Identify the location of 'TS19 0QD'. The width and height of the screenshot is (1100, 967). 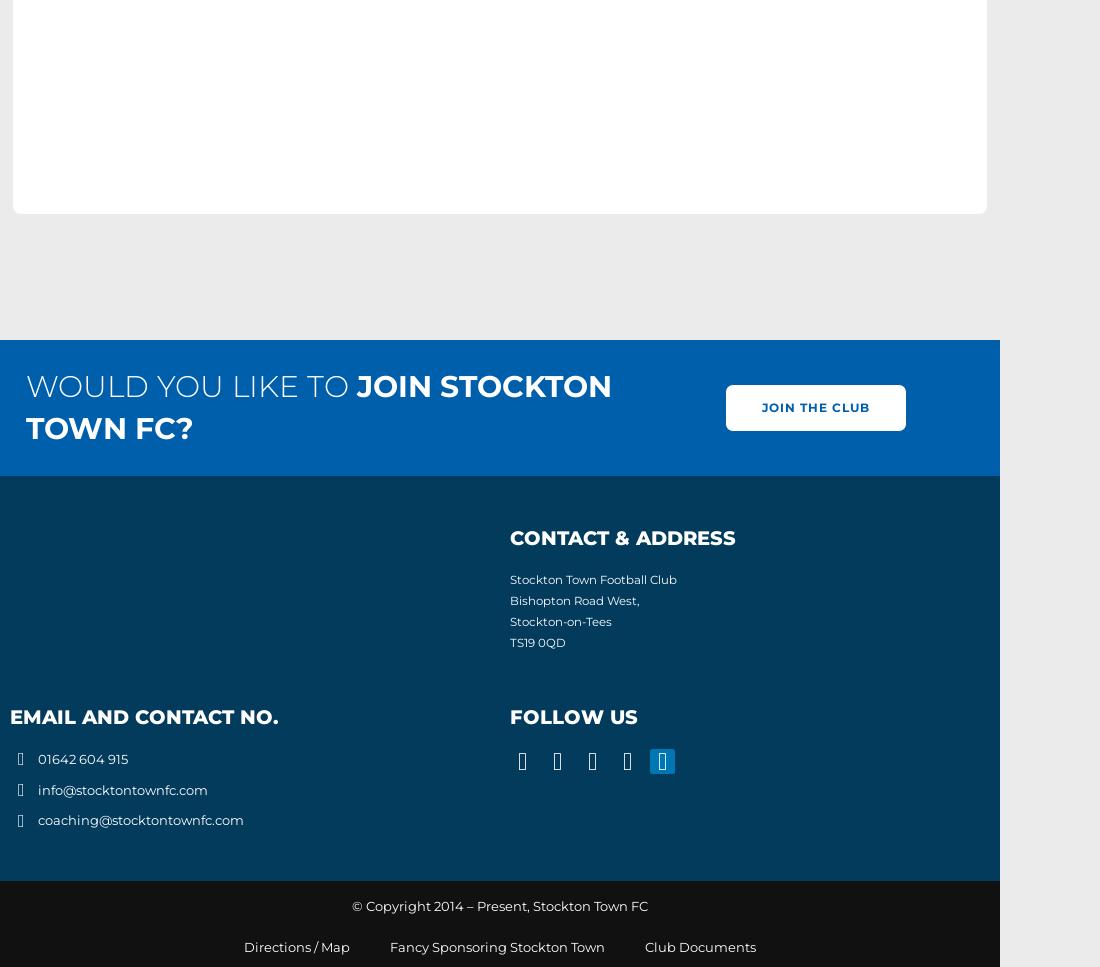
(538, 640).